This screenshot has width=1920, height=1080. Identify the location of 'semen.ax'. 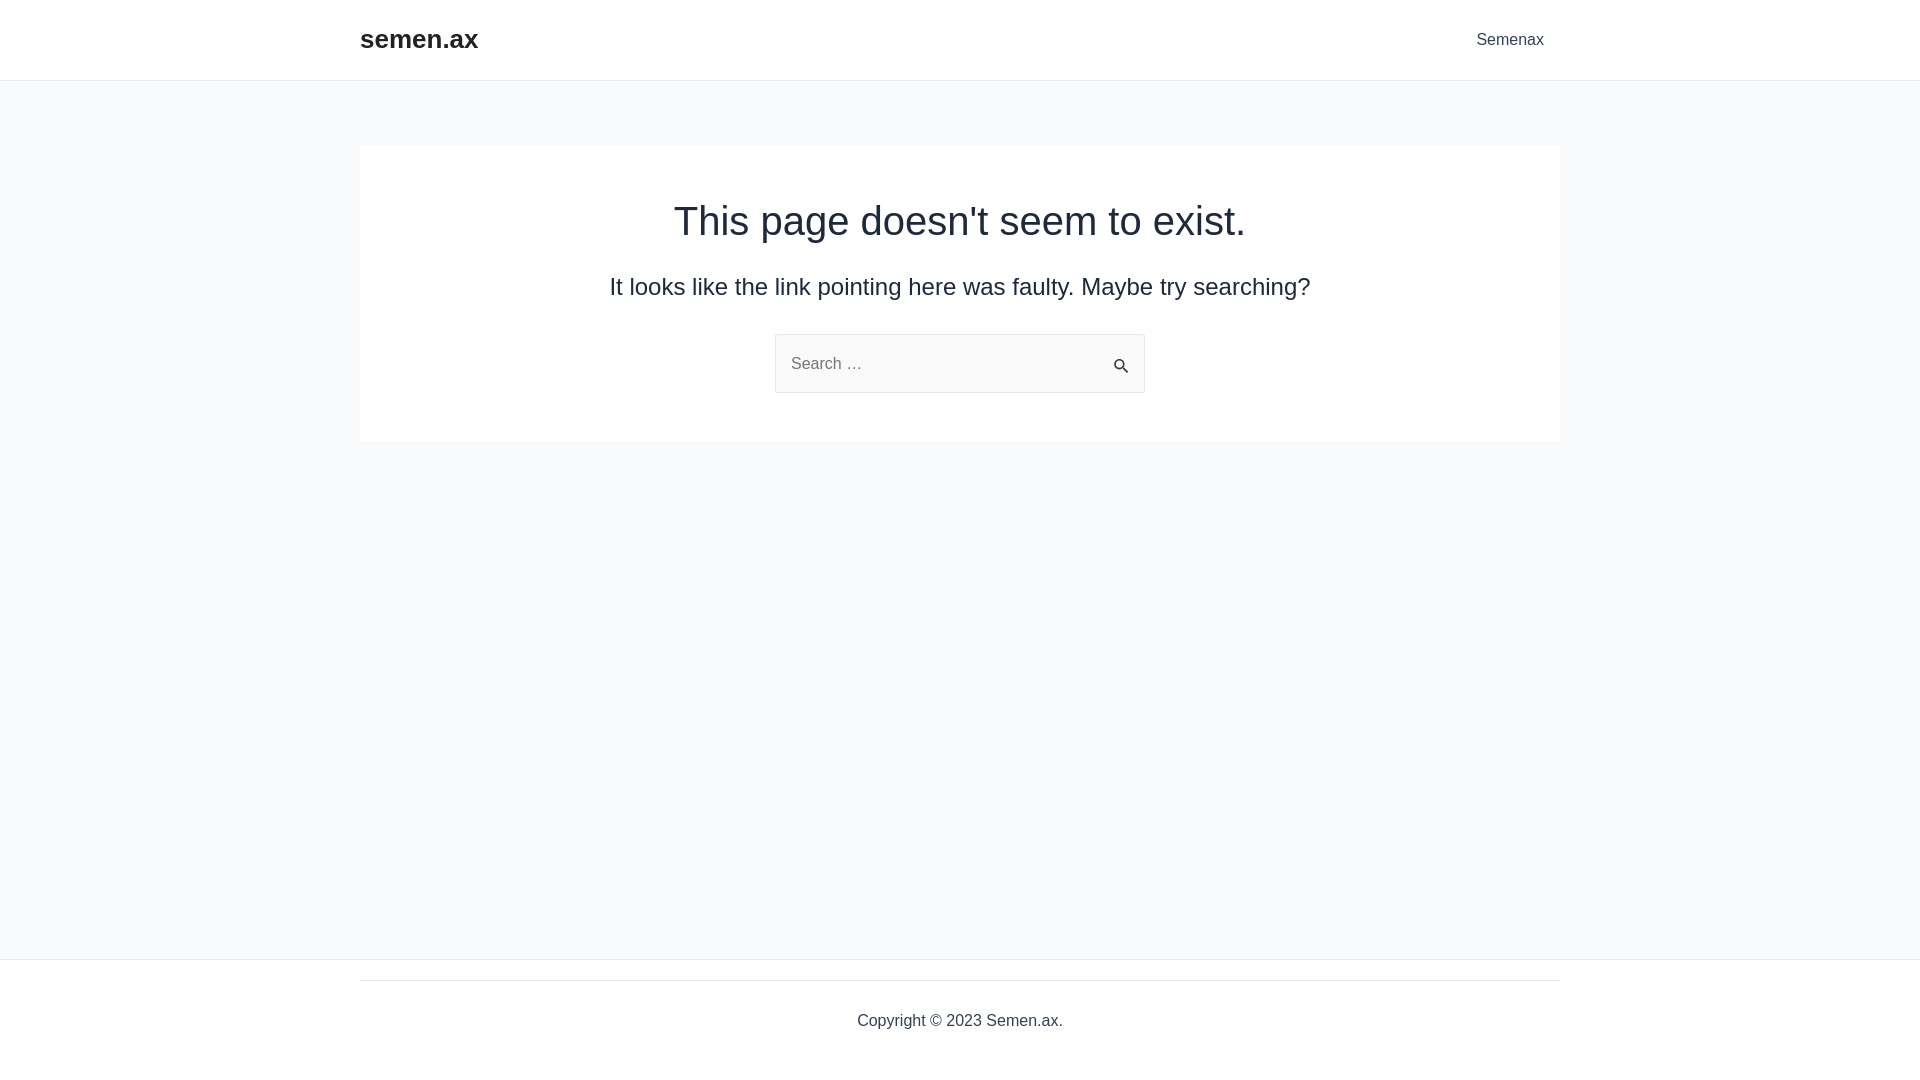
(418, 38).